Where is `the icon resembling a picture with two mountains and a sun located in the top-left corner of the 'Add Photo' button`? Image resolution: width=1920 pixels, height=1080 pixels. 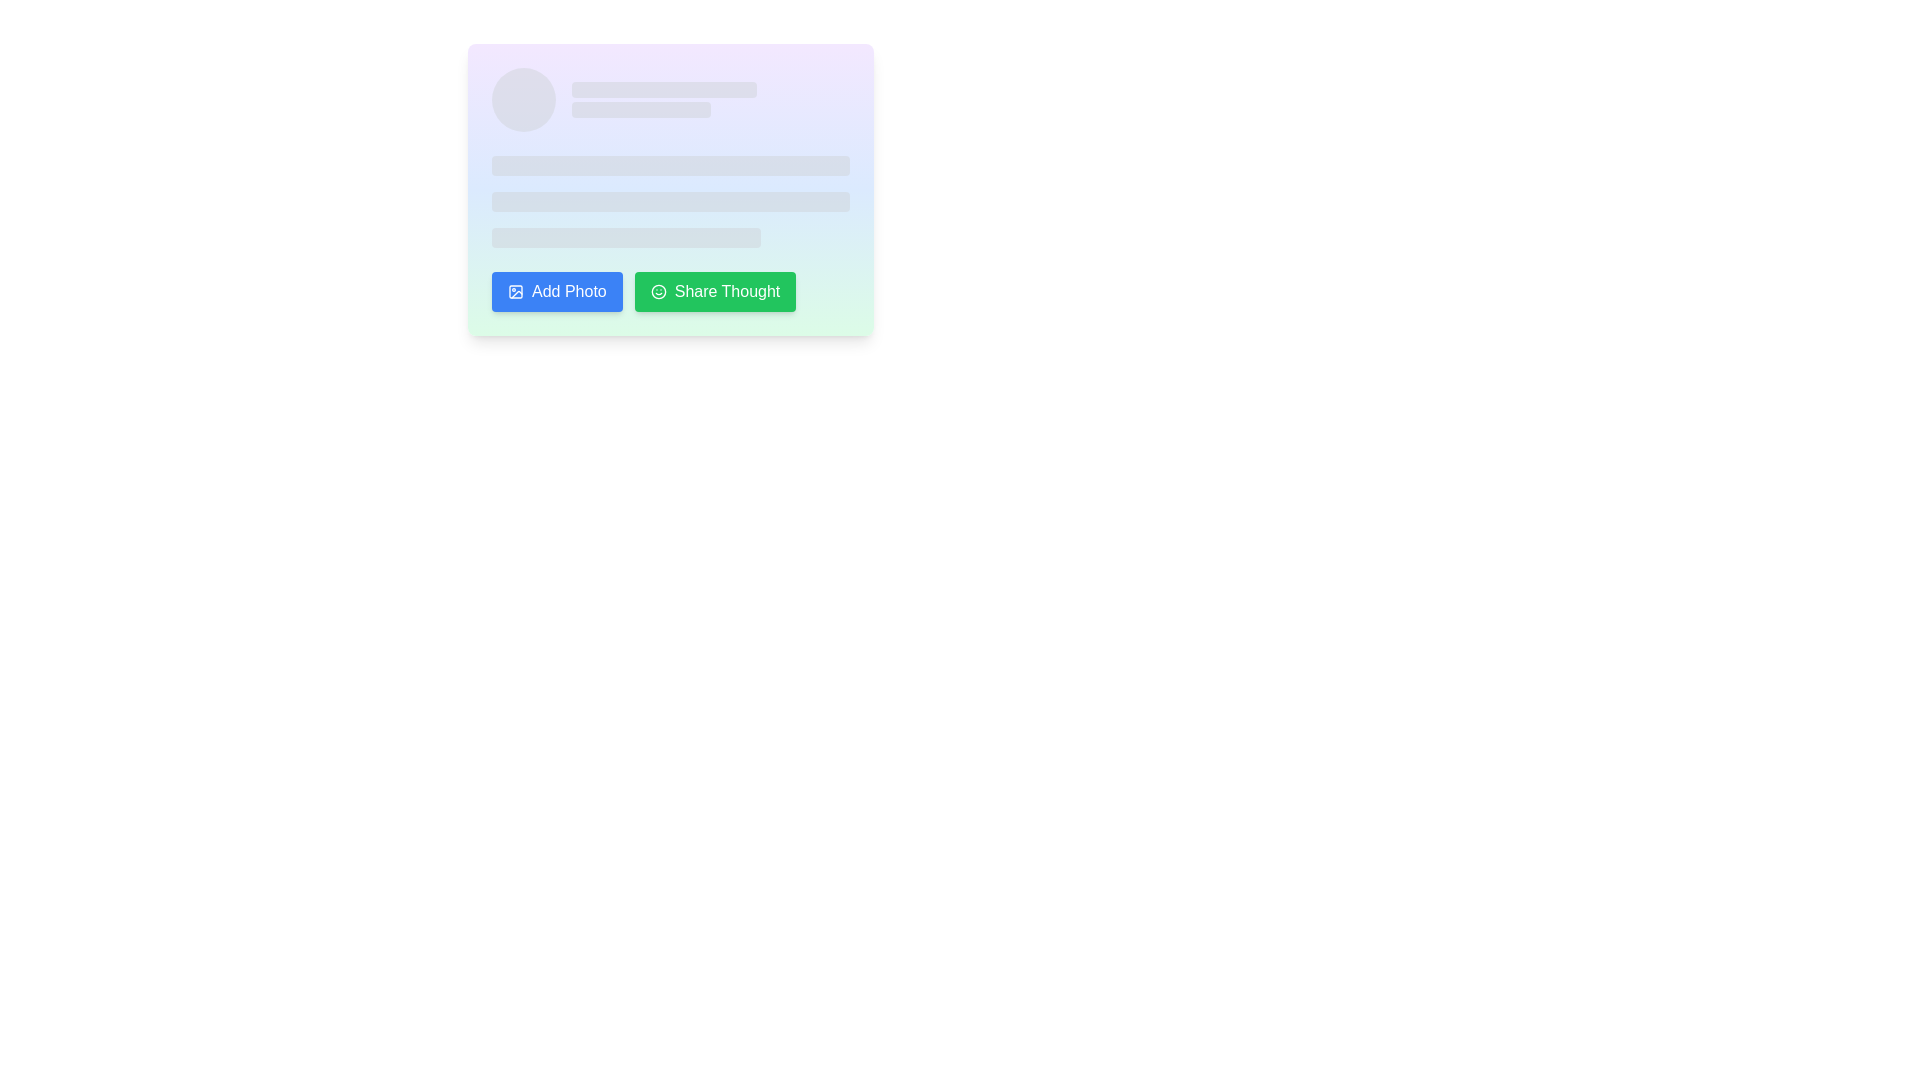 the icon resembling a picture with two mountains and a sun located in the top-left corner of the 'Add Photo' button is located at coordinates (515, 292).